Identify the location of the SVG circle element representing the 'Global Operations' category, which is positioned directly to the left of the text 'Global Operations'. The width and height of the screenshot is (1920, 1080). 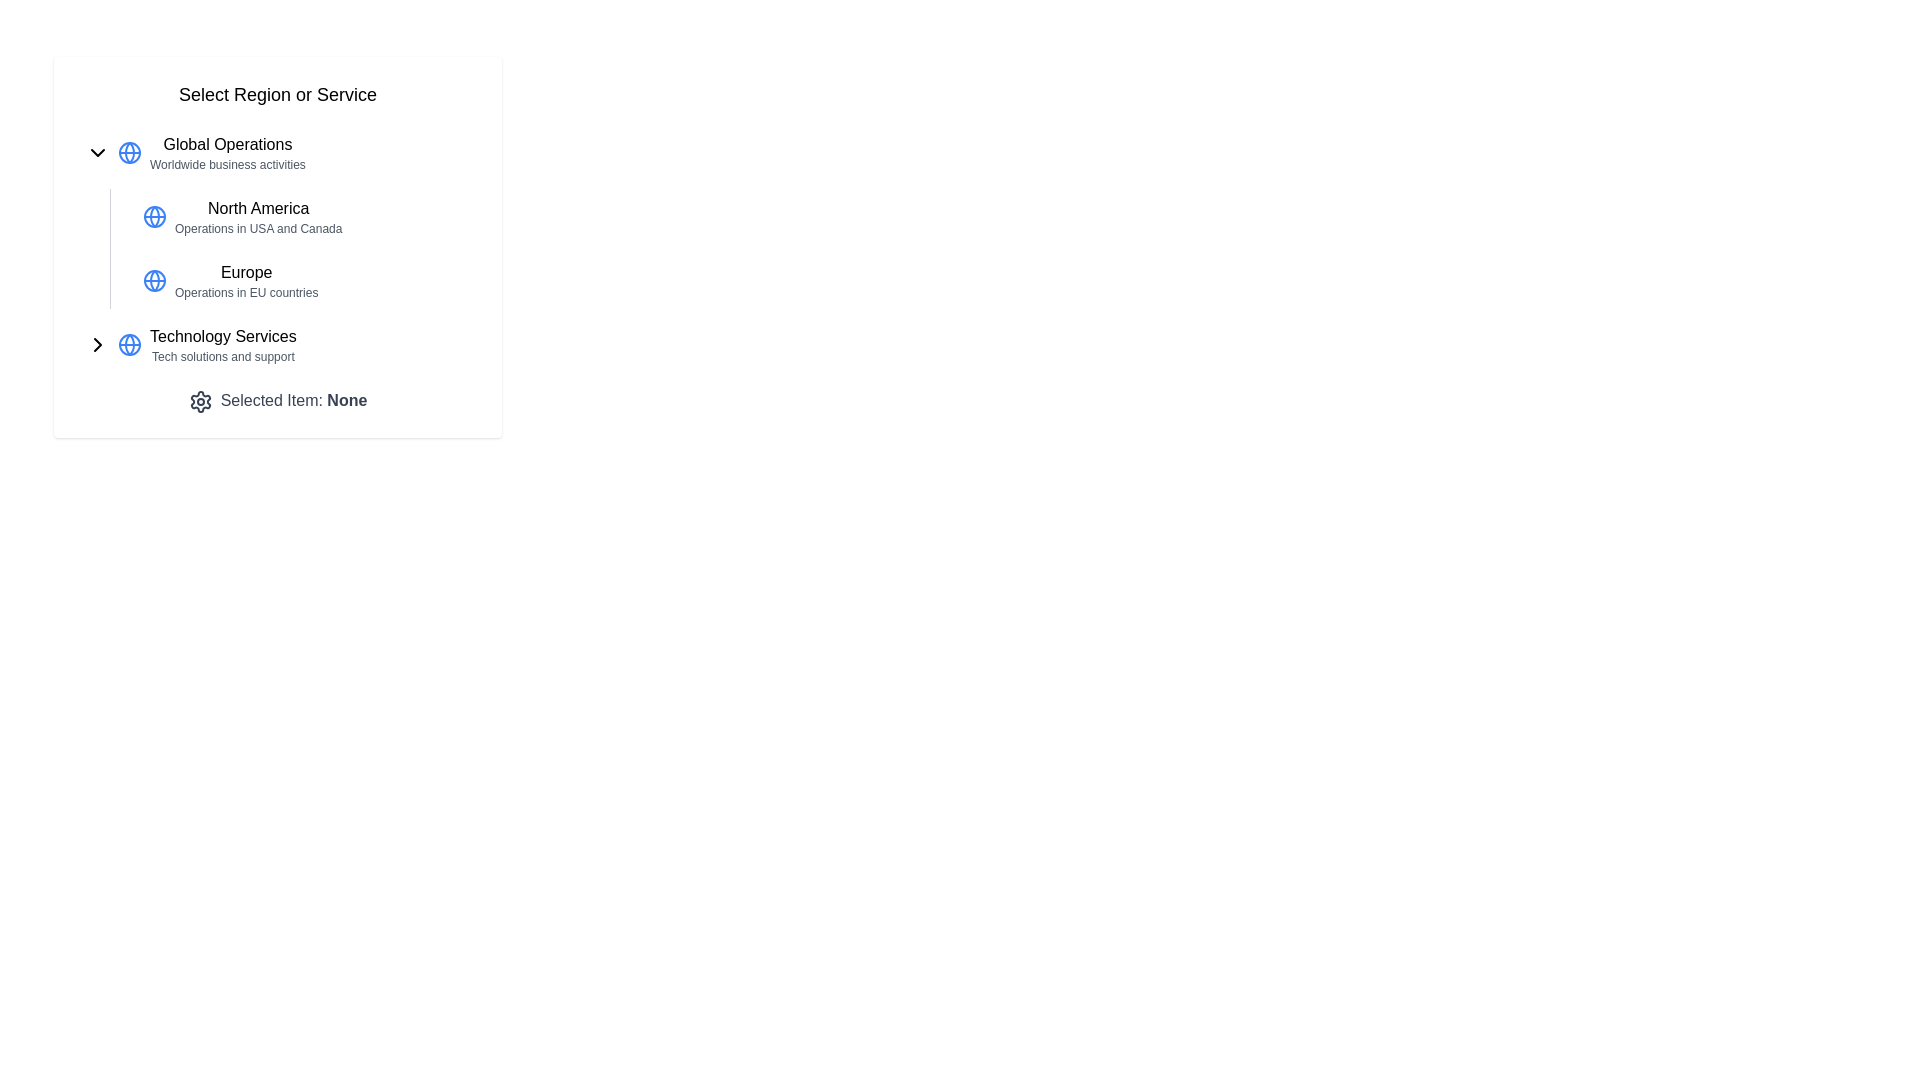
(128, 152).